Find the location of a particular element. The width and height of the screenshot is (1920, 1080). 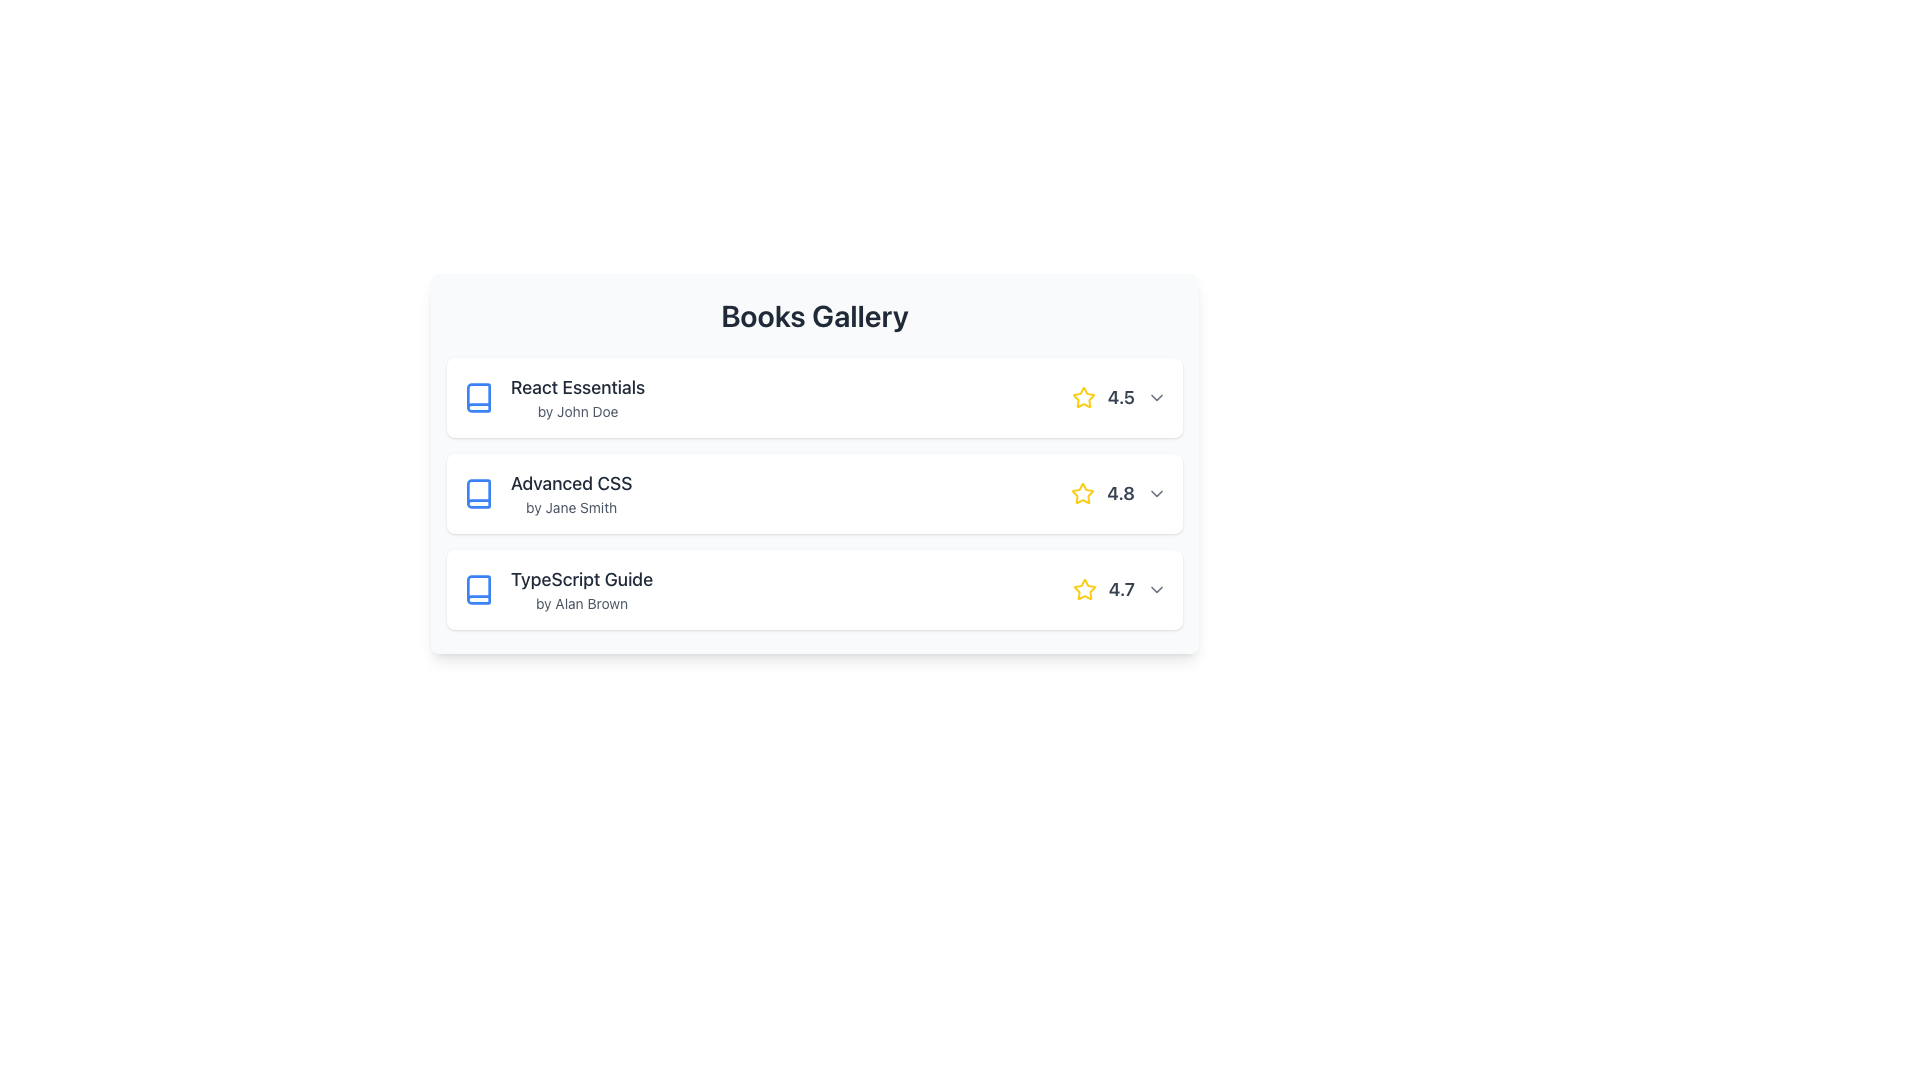

the star icon indicating user ratings for the 'Advanced CSS' book, located to the left of the rating number '4.8' is located at coordinates (1082, 493).